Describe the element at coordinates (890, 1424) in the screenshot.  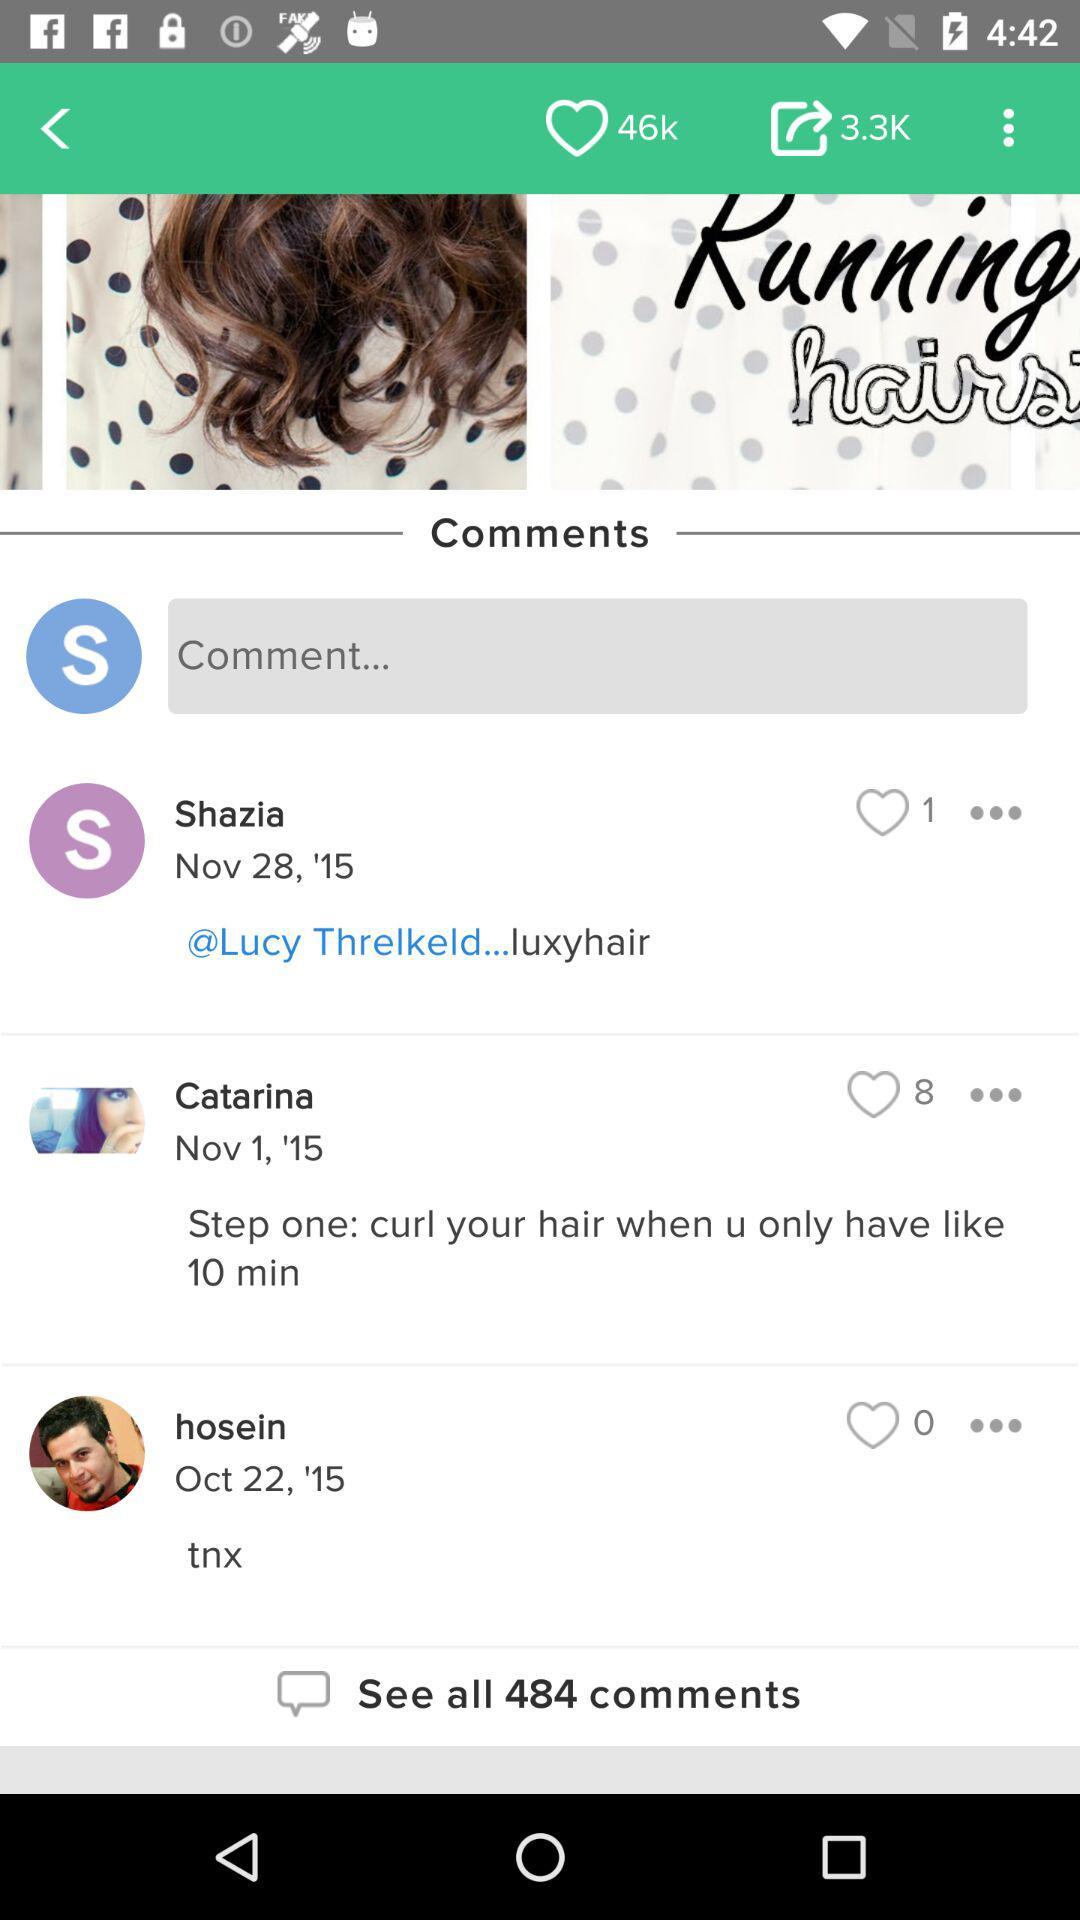
I see `the 0 icon` at that location.